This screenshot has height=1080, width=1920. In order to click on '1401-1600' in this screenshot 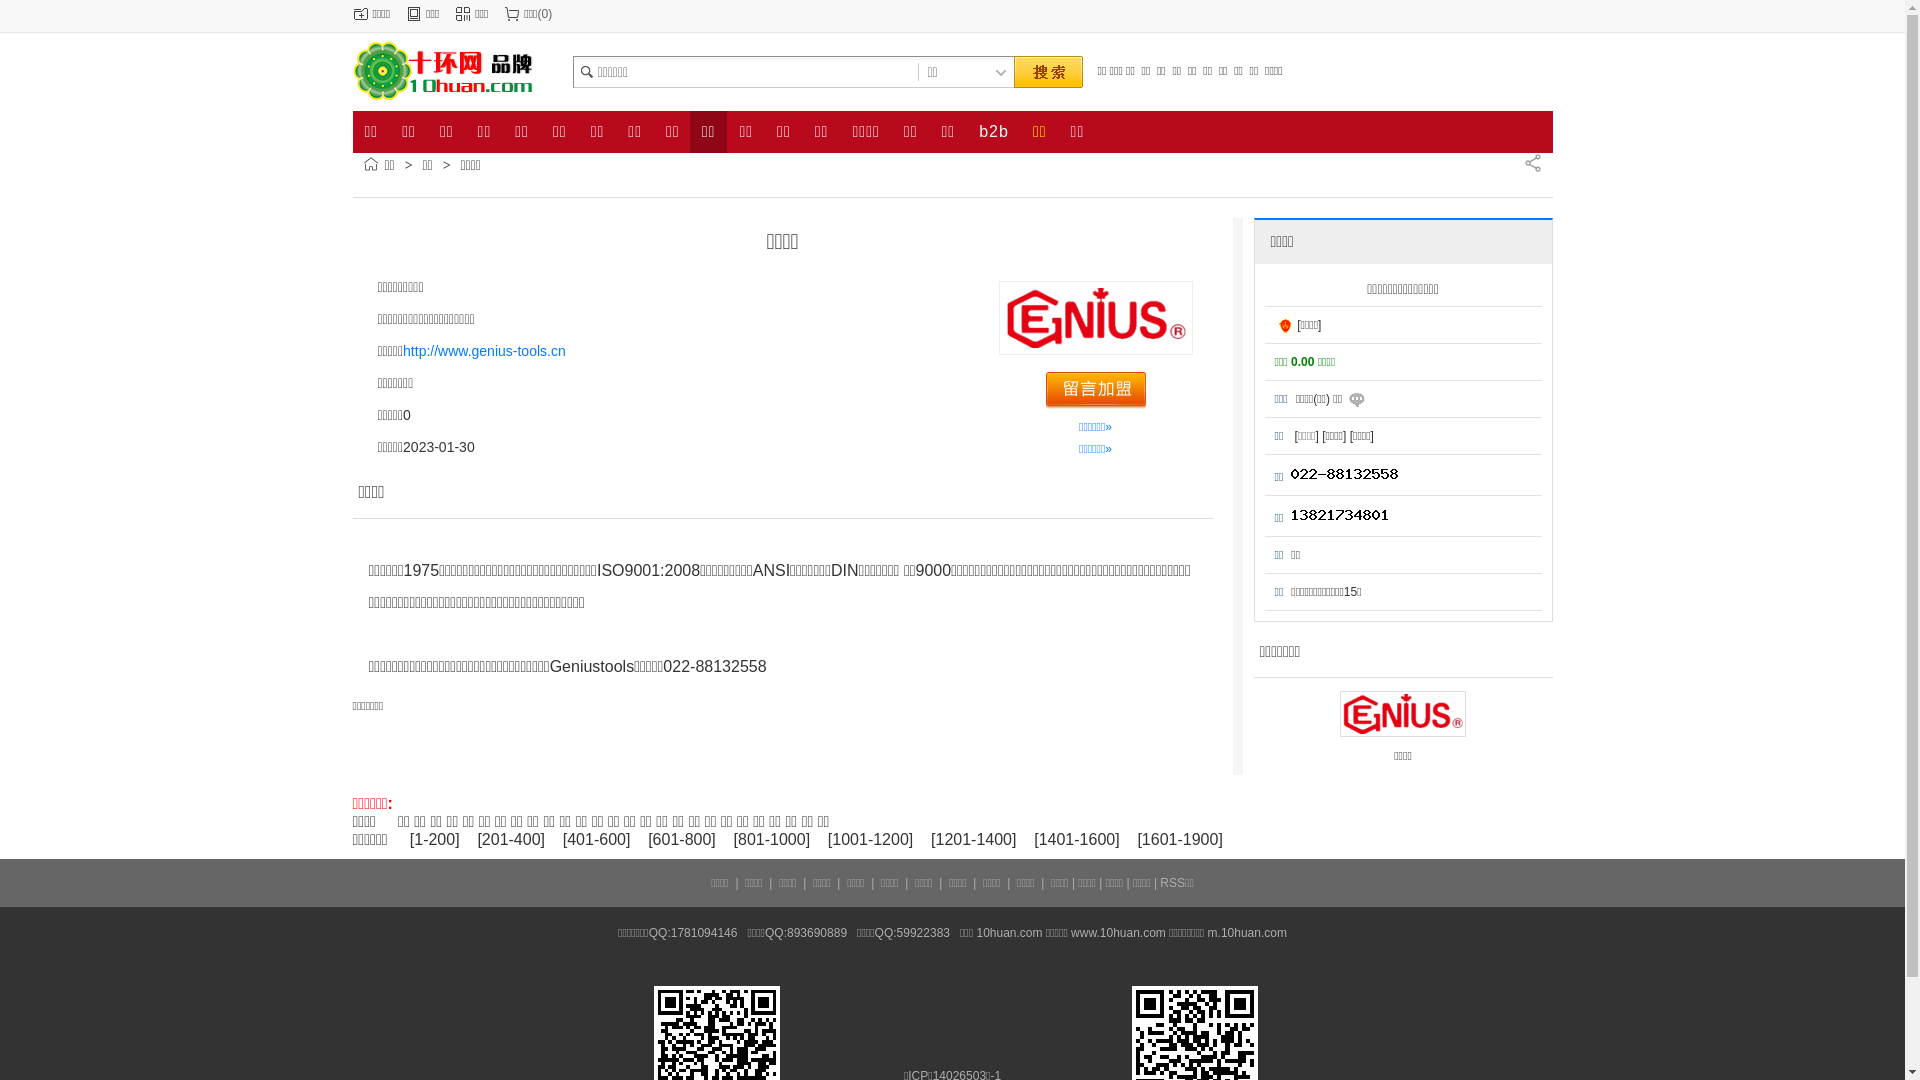, I will do `click(1076, 839)`.